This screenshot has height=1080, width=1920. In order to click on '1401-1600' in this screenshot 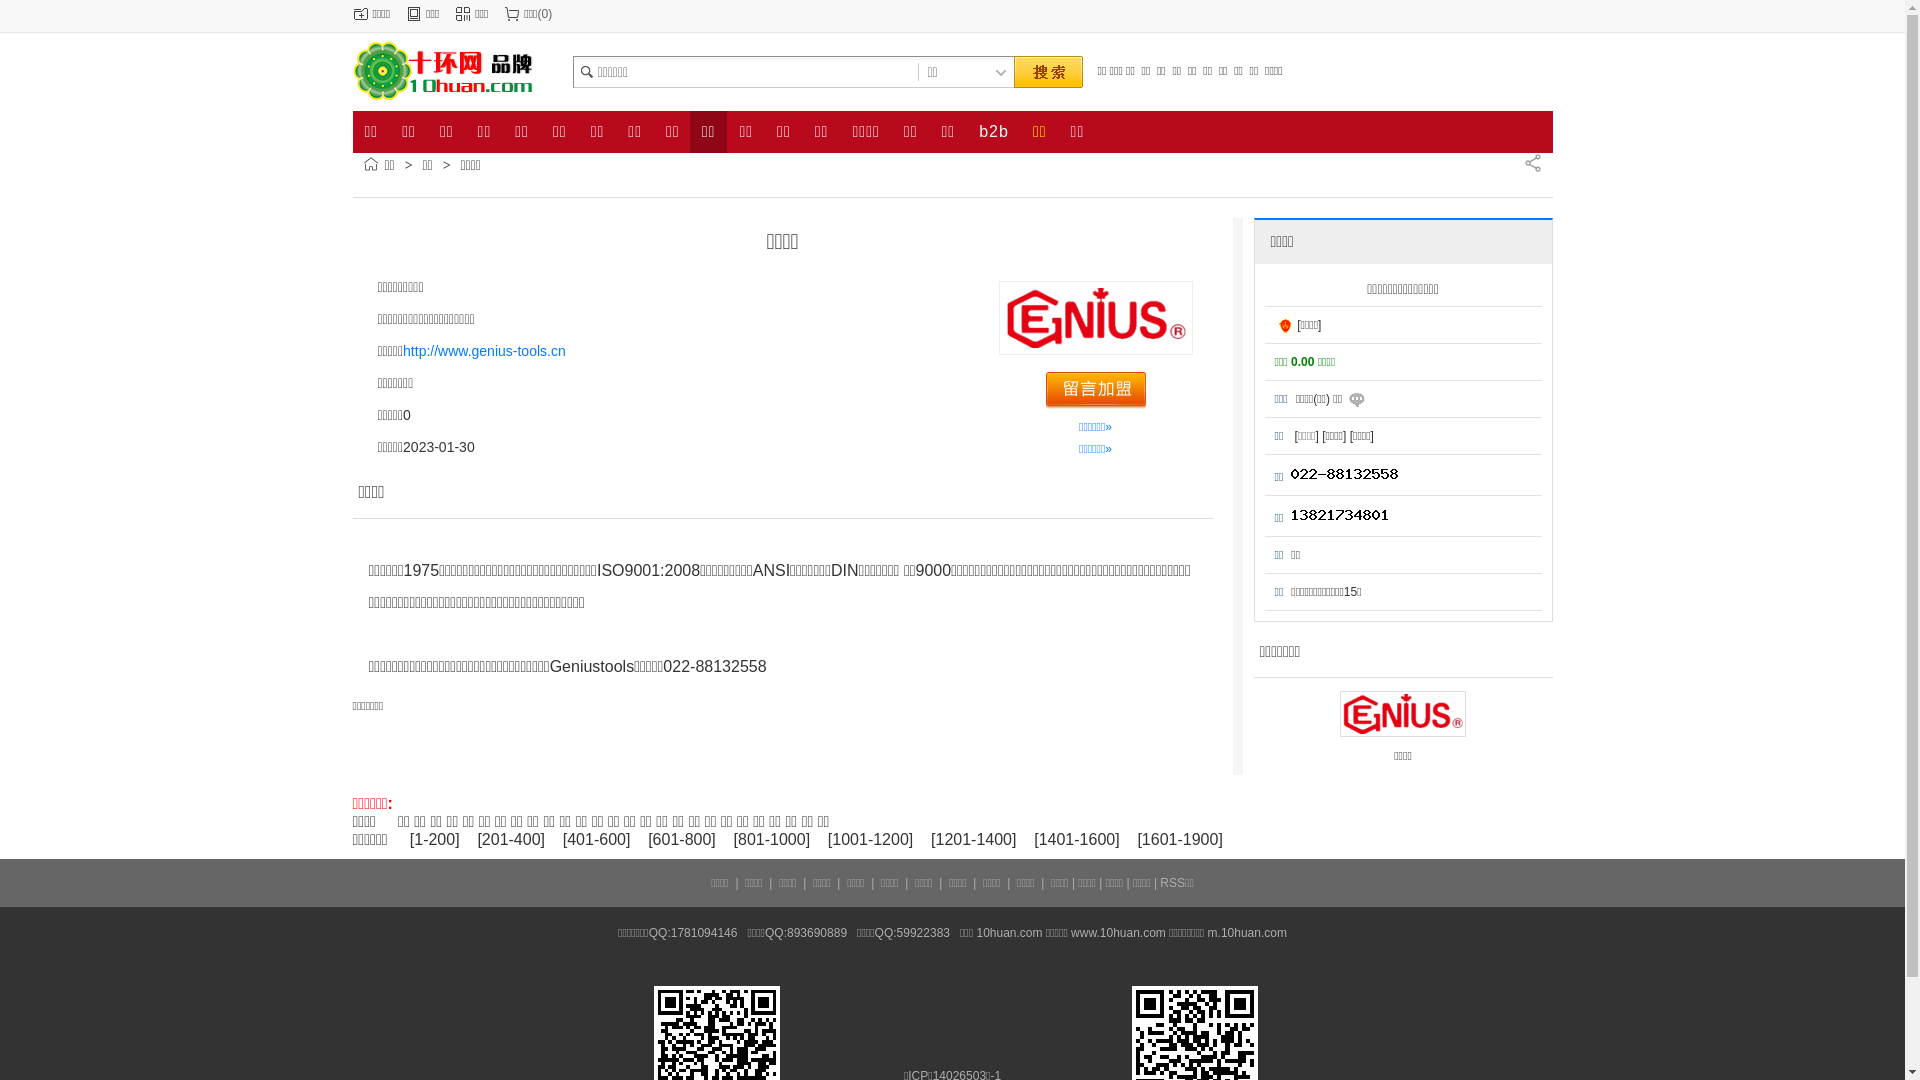, I will do `click(1076, 839)`.